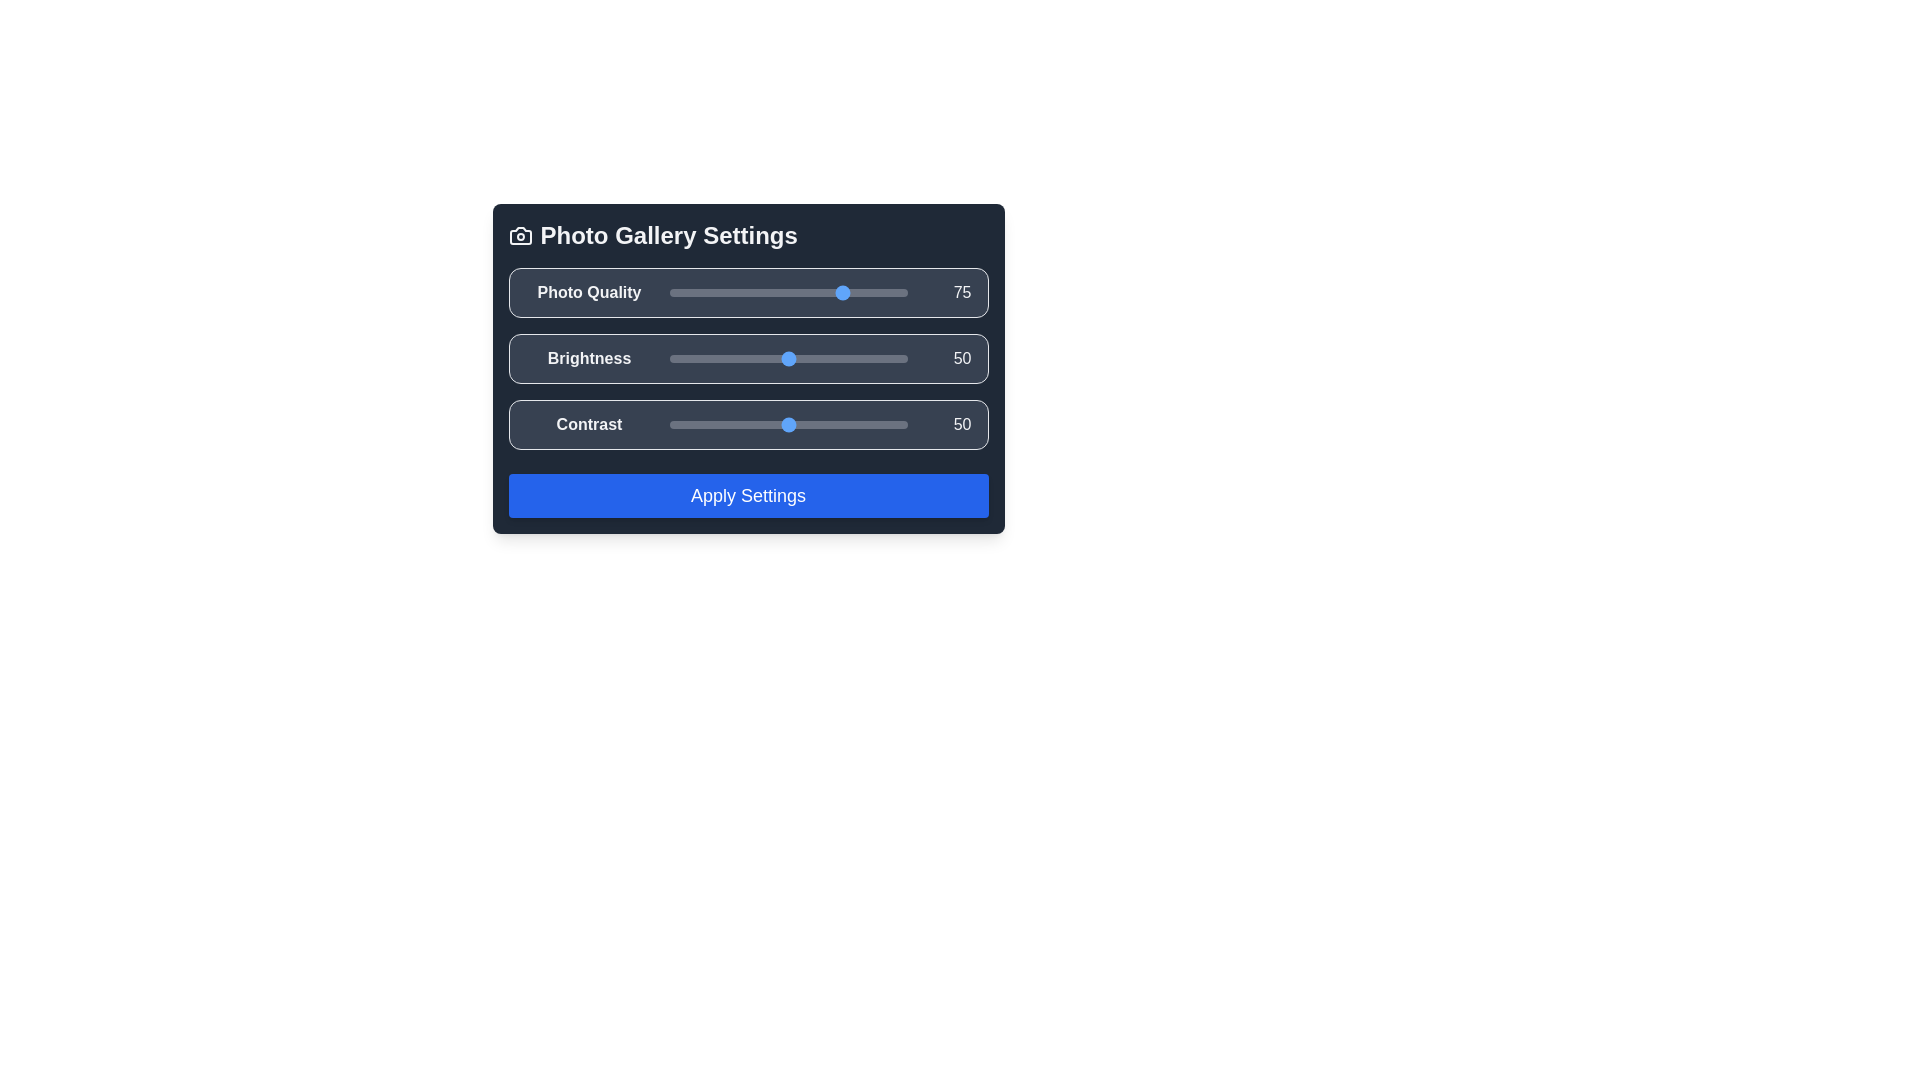  I want to click on the Static Text Display that shows the current brightness level, located in the 'Photo Gallery Settings' section below 'Photo Quality', so click(946, 357).